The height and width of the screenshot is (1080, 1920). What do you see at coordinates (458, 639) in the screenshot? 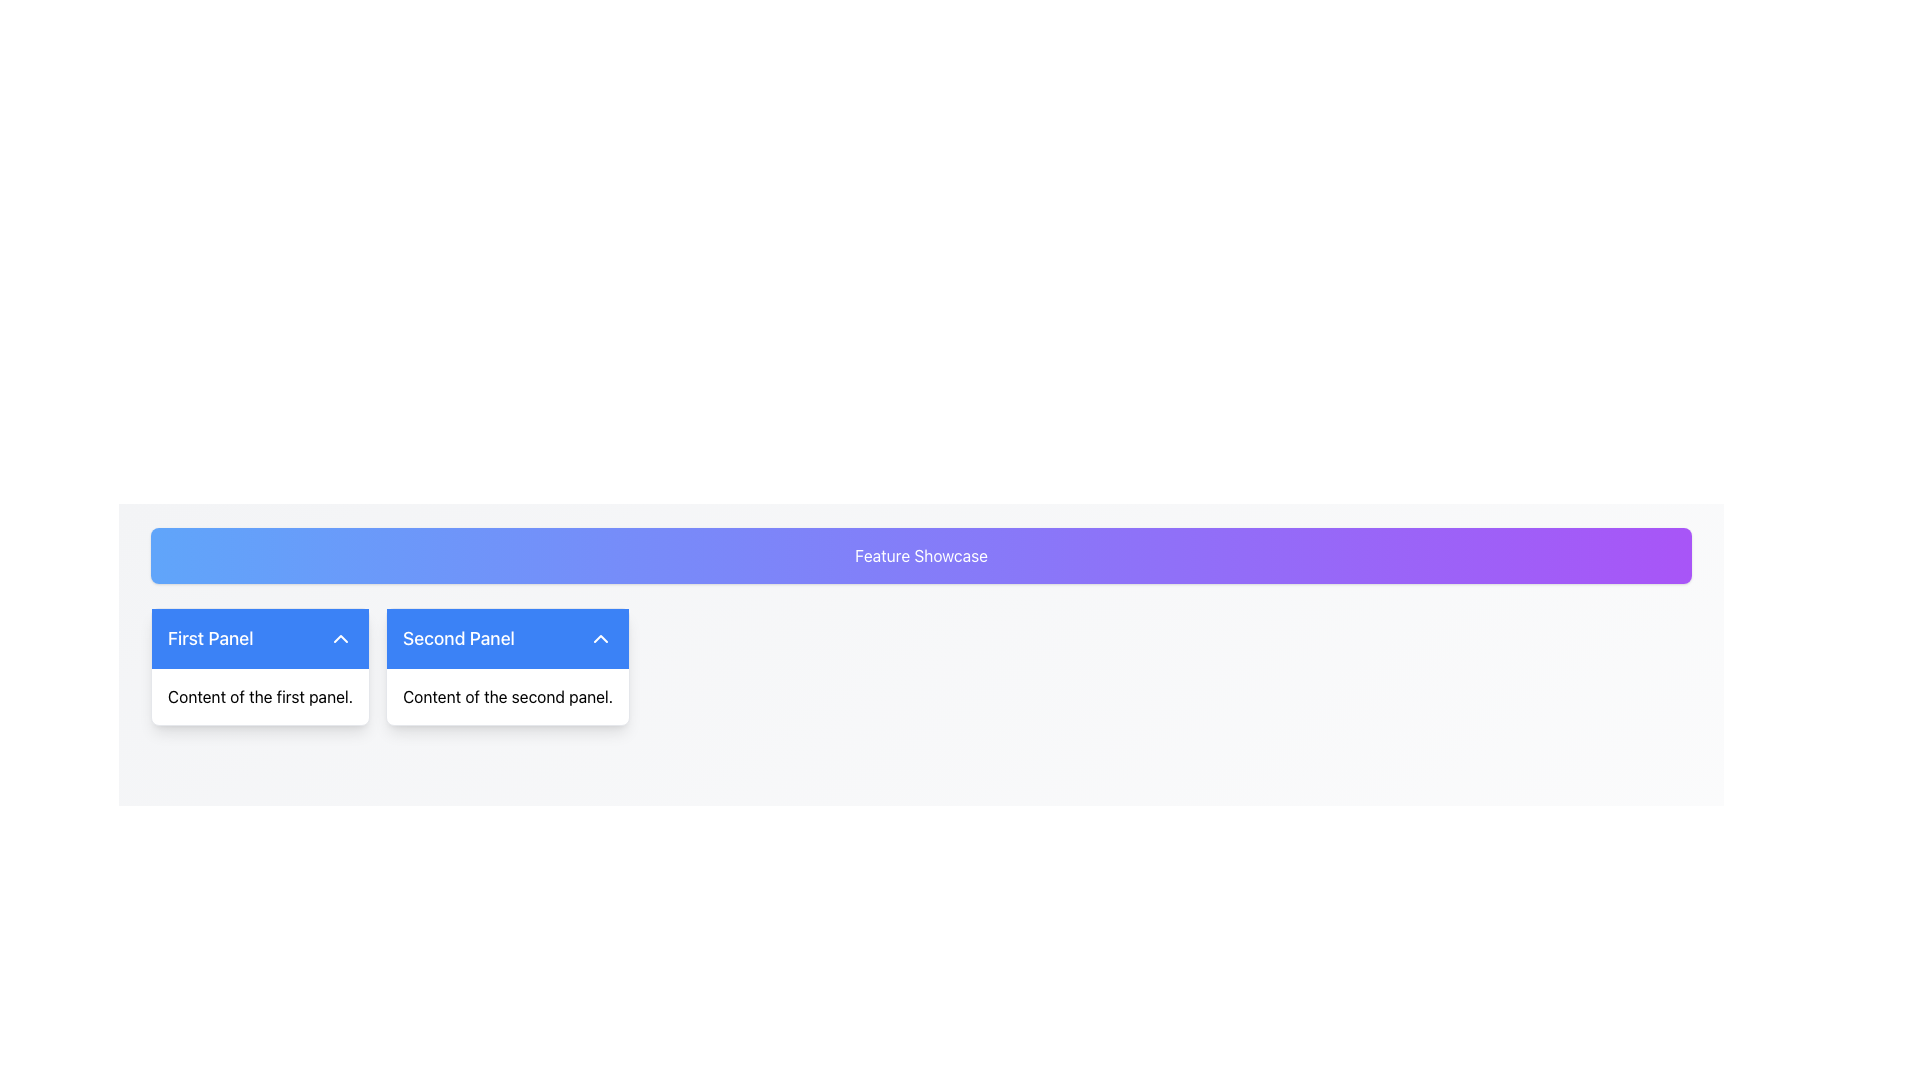
I see `text label that identifies the second panel in the collapsible interface, located centrally in the header area, to the left of the upward-pointing chevron icon` at bounding box center [458, 639].